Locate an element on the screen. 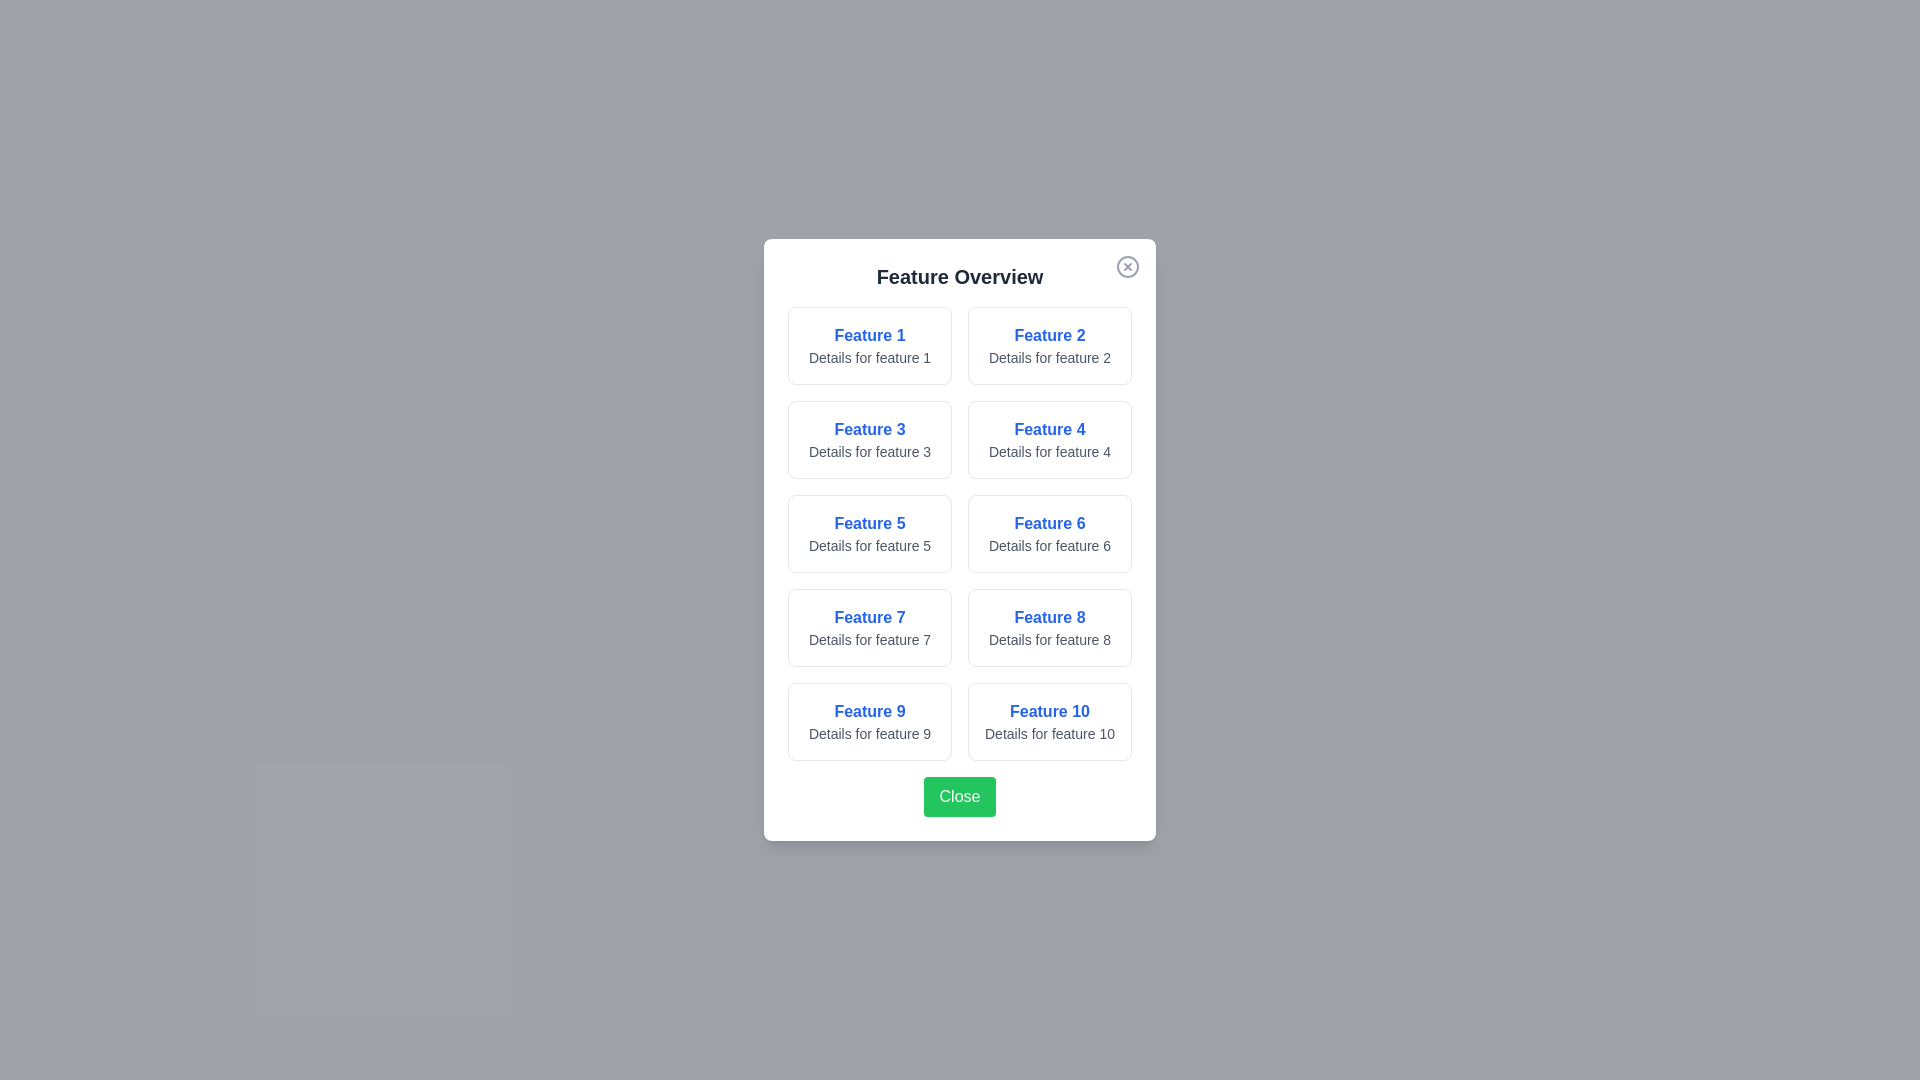  close icon to dismiss the dialog is located at coordinates (1128, 265).